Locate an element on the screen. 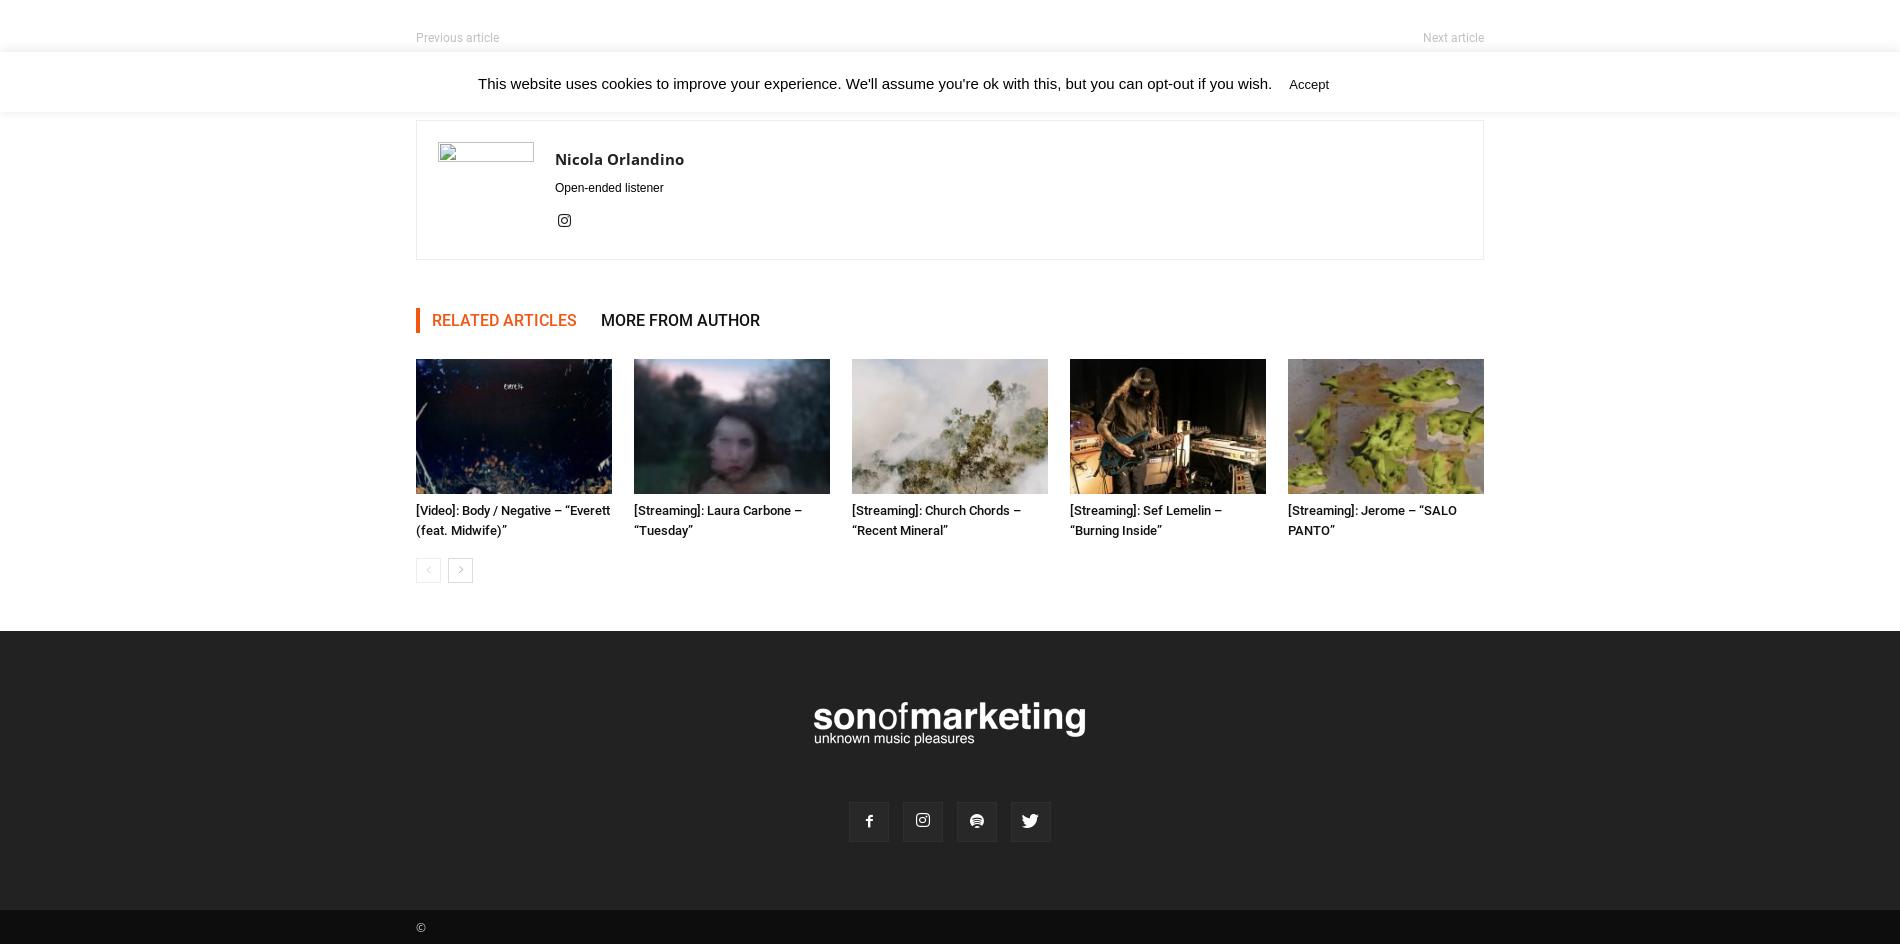 The image size is (1900, 944). 'Read More' is located at coordinates (1344, 82).